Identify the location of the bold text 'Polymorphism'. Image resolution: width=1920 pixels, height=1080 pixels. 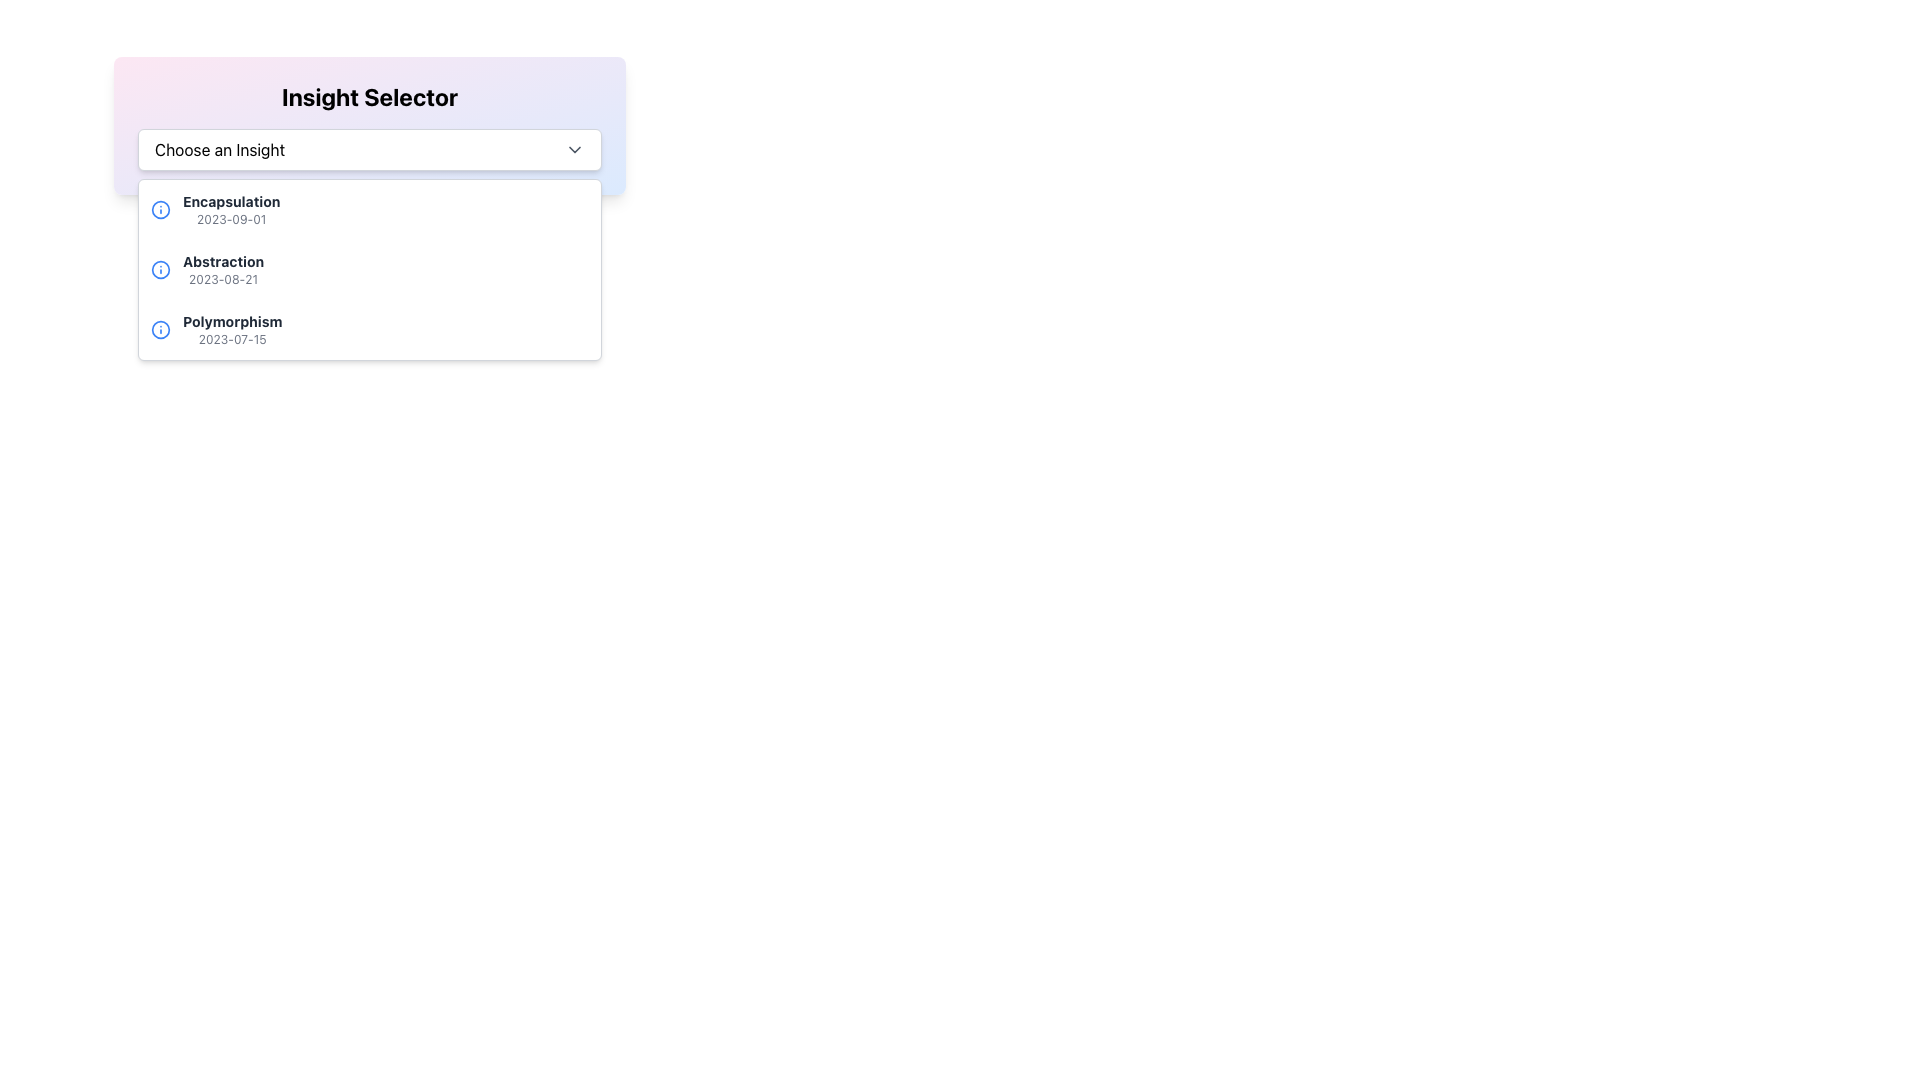
(232, 320).